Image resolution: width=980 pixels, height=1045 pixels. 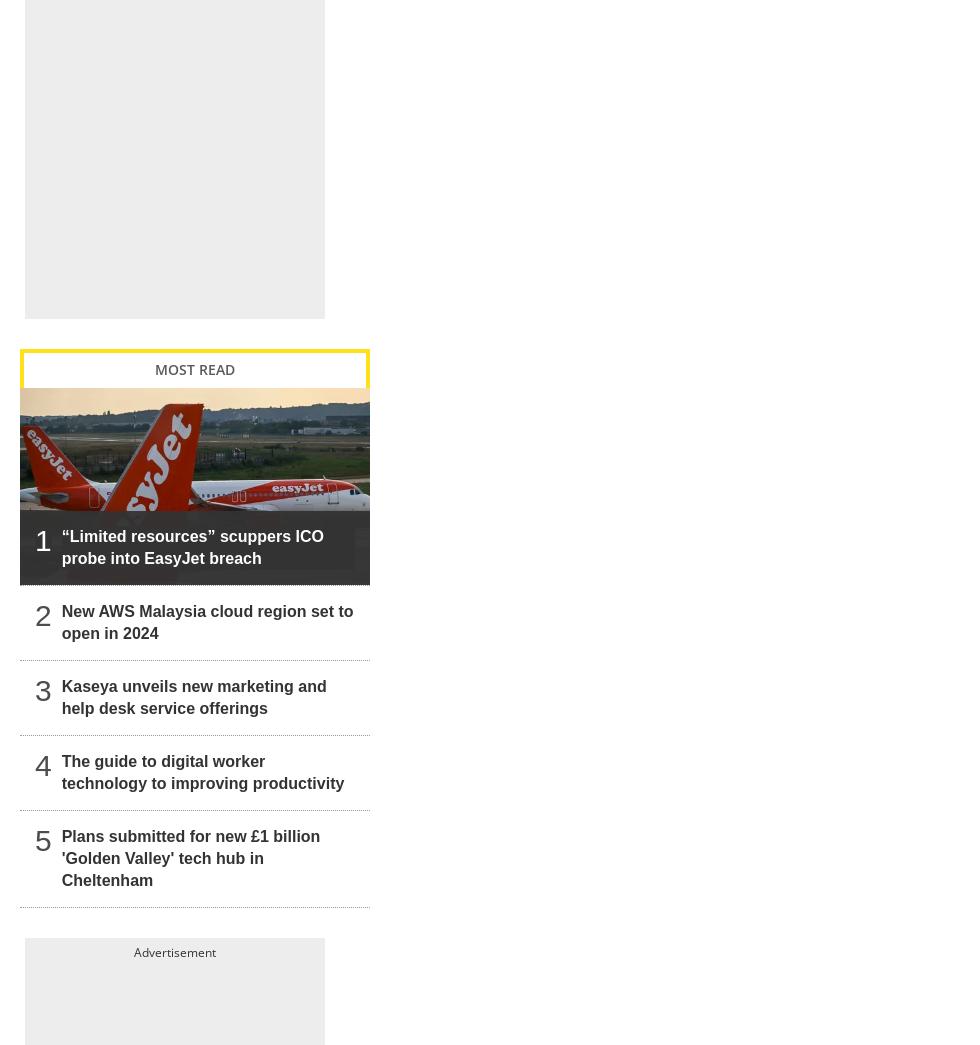 What do you see at coordinates (60, 836) in the screenshot?
I see `'Plans submitted for new £1 billion 'Golden Valley' tech hub in Cheltenham'` at bounding box center [60, 836].